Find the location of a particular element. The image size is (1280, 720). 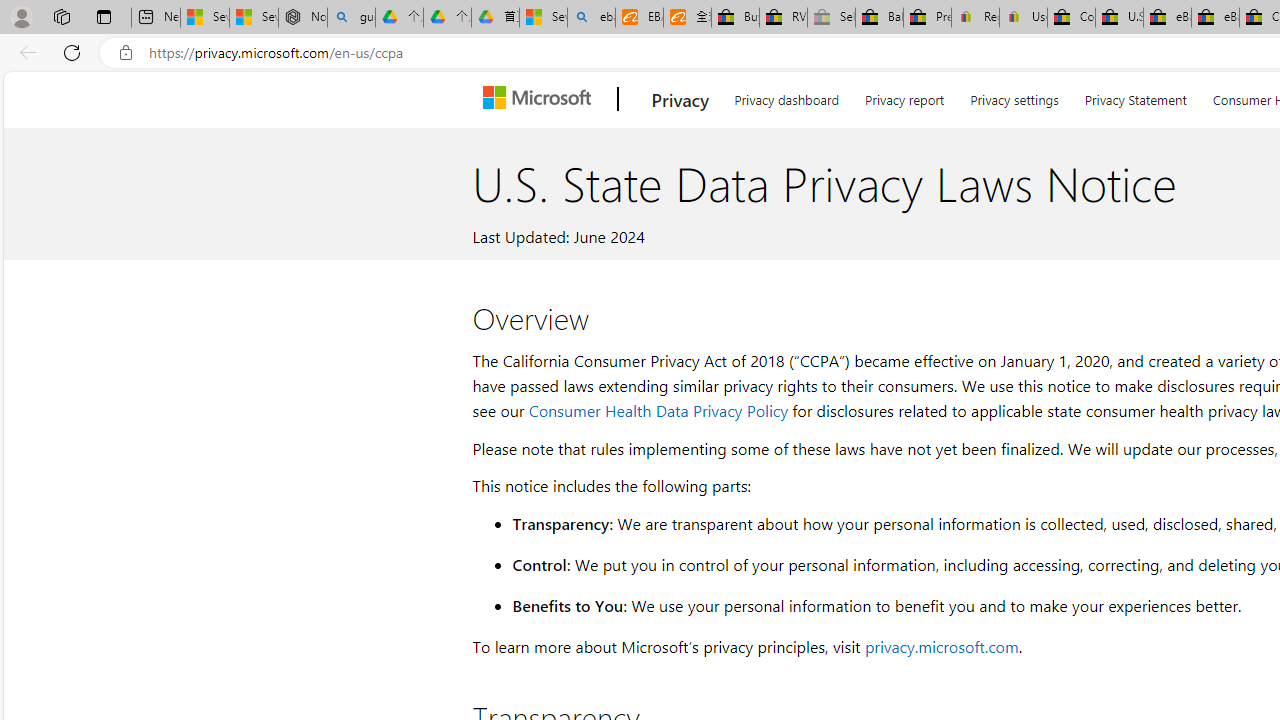

'Refresh' is located at coordinates (72, 51).